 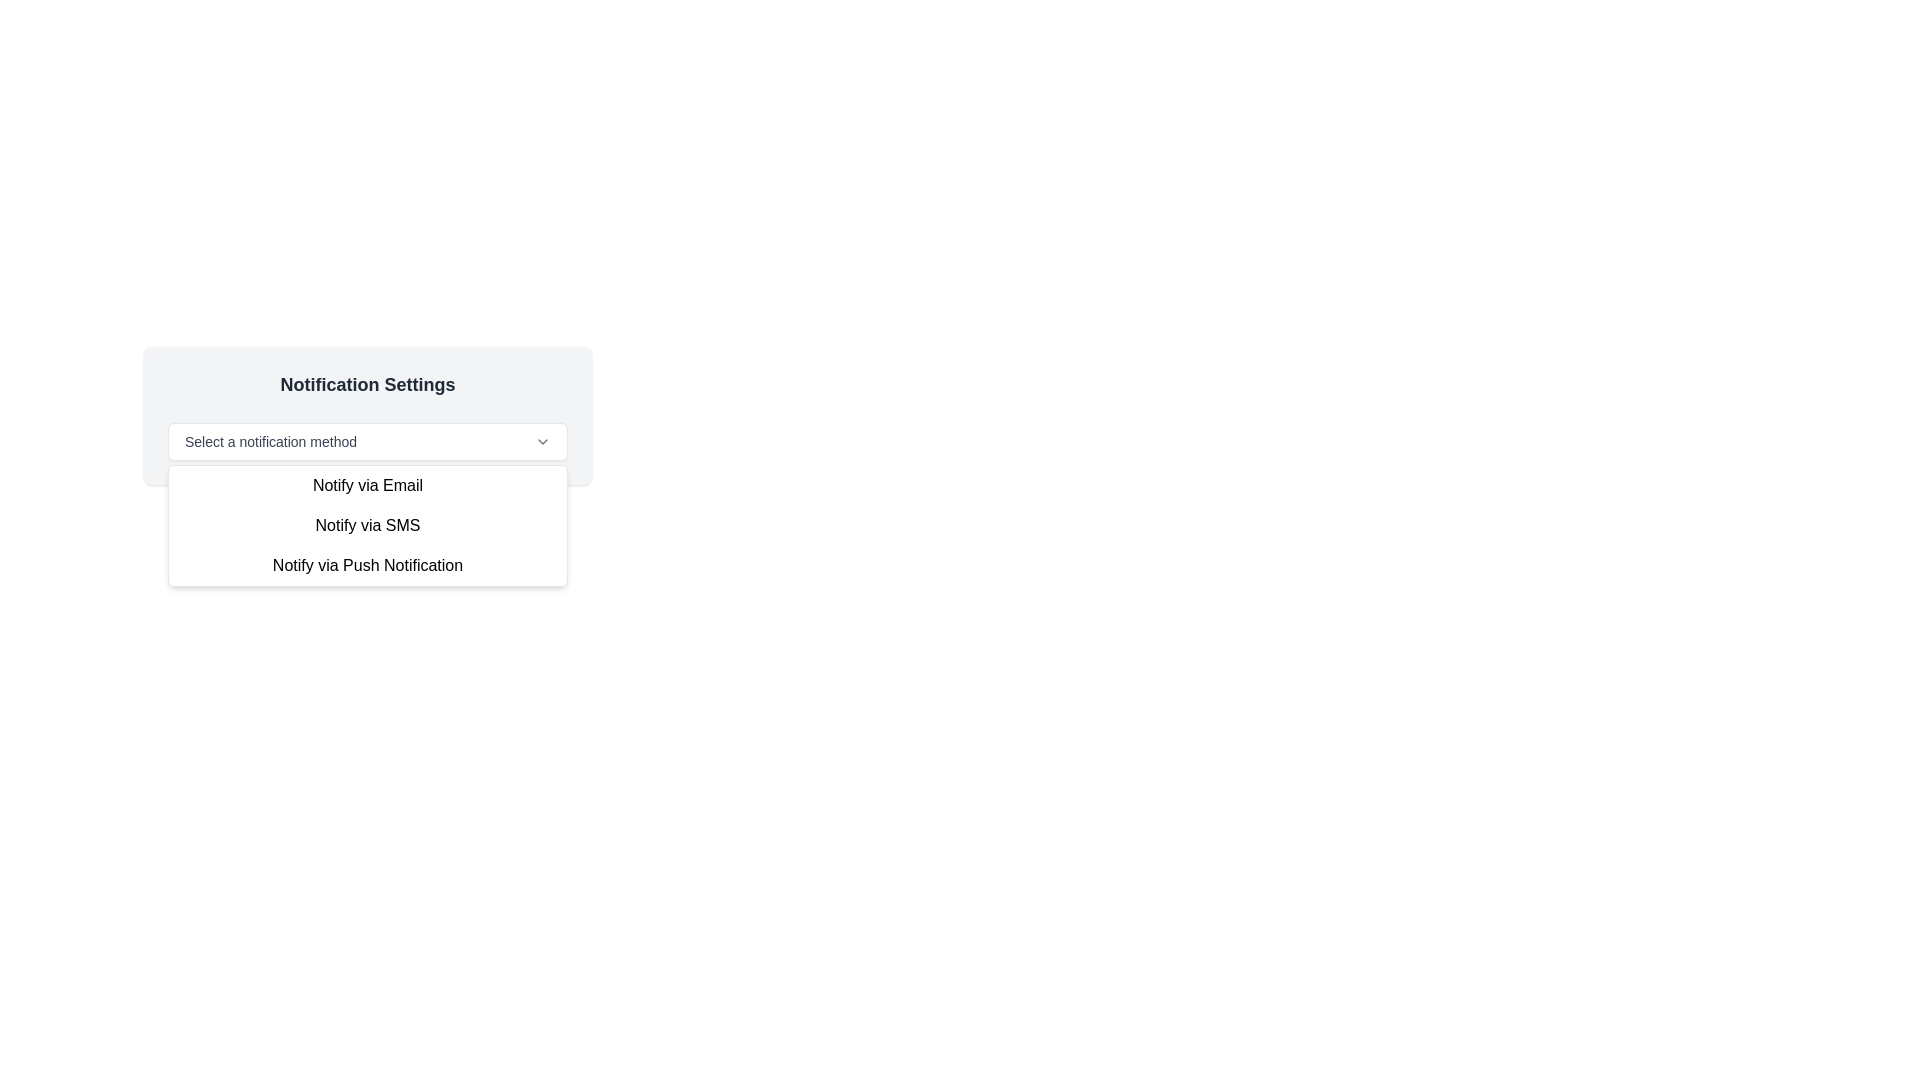 What do you see at coordinates (368, 486) in the screenshot?
I see `the selectable list item labeled 'Notify via Email'` at bounding box center [368, 486].